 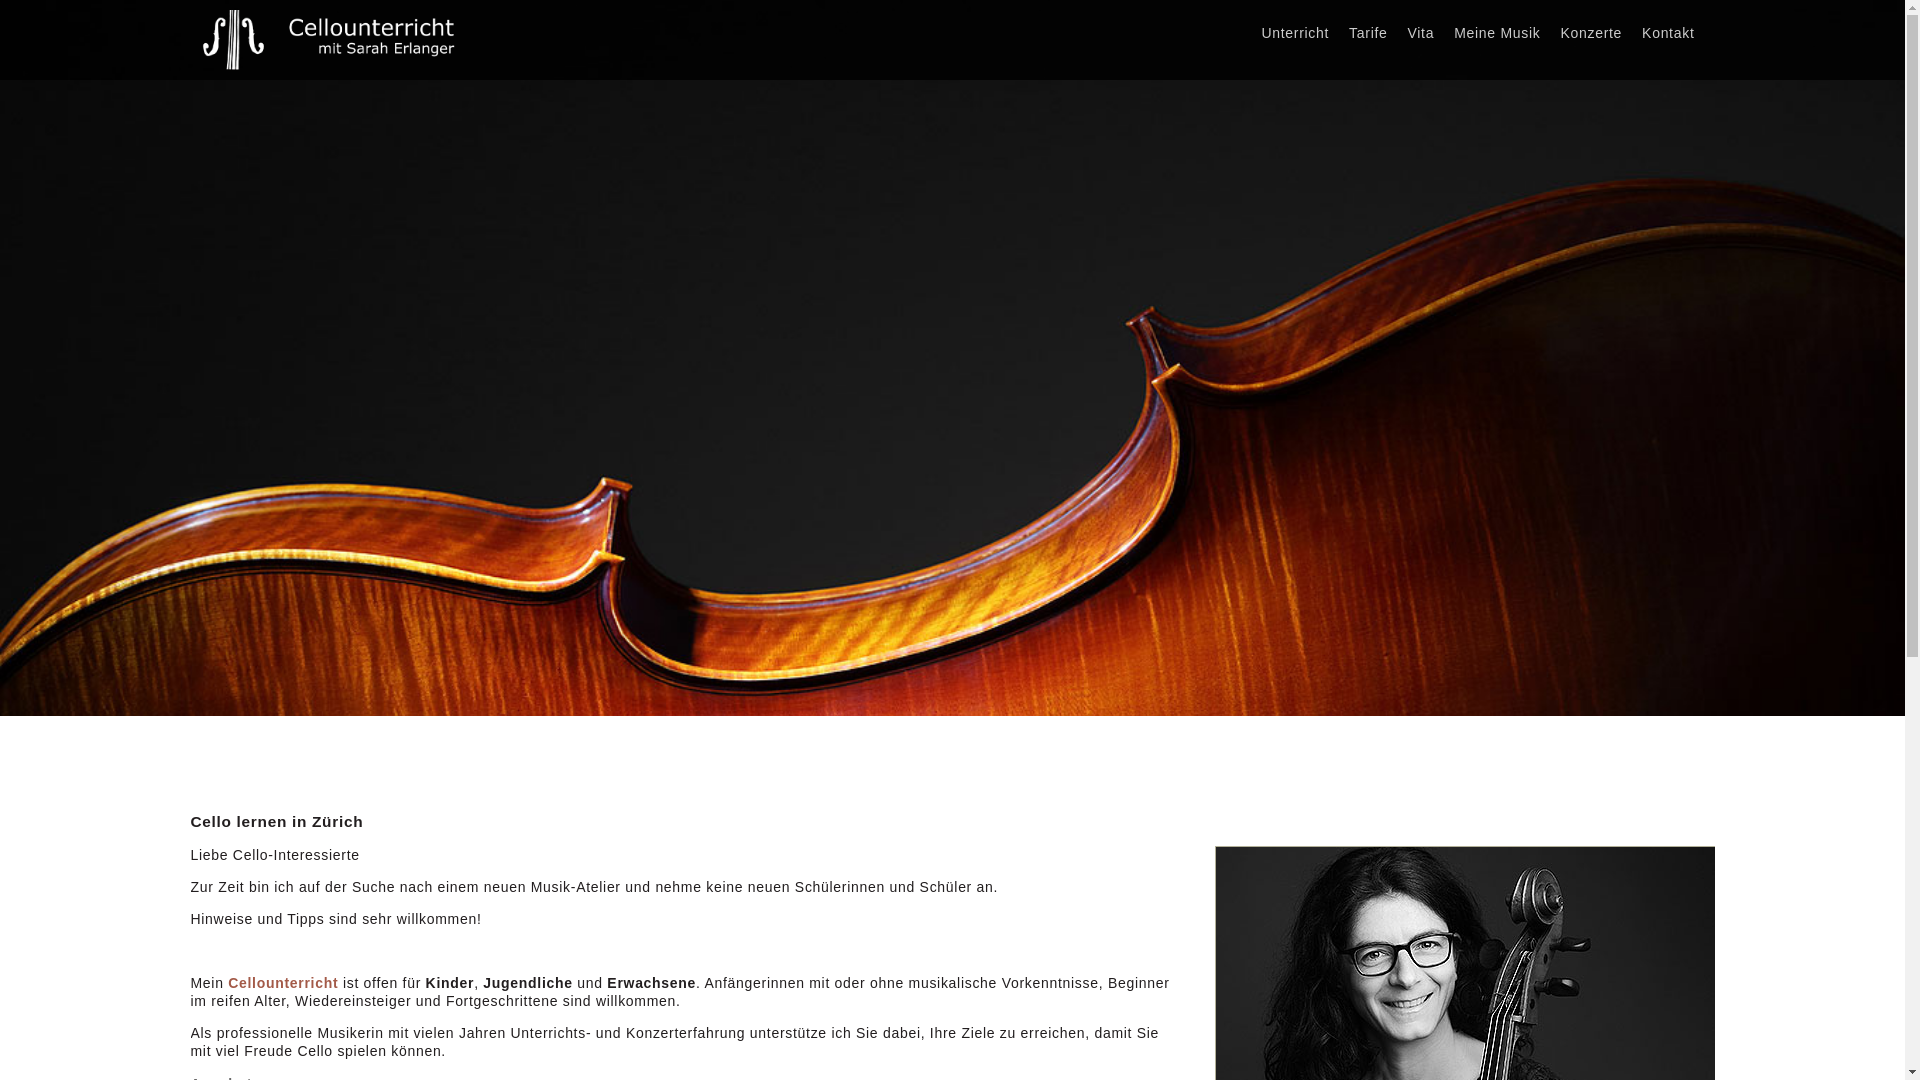 I want to click on 'Meine Musik', so click(x=1497, y=33).